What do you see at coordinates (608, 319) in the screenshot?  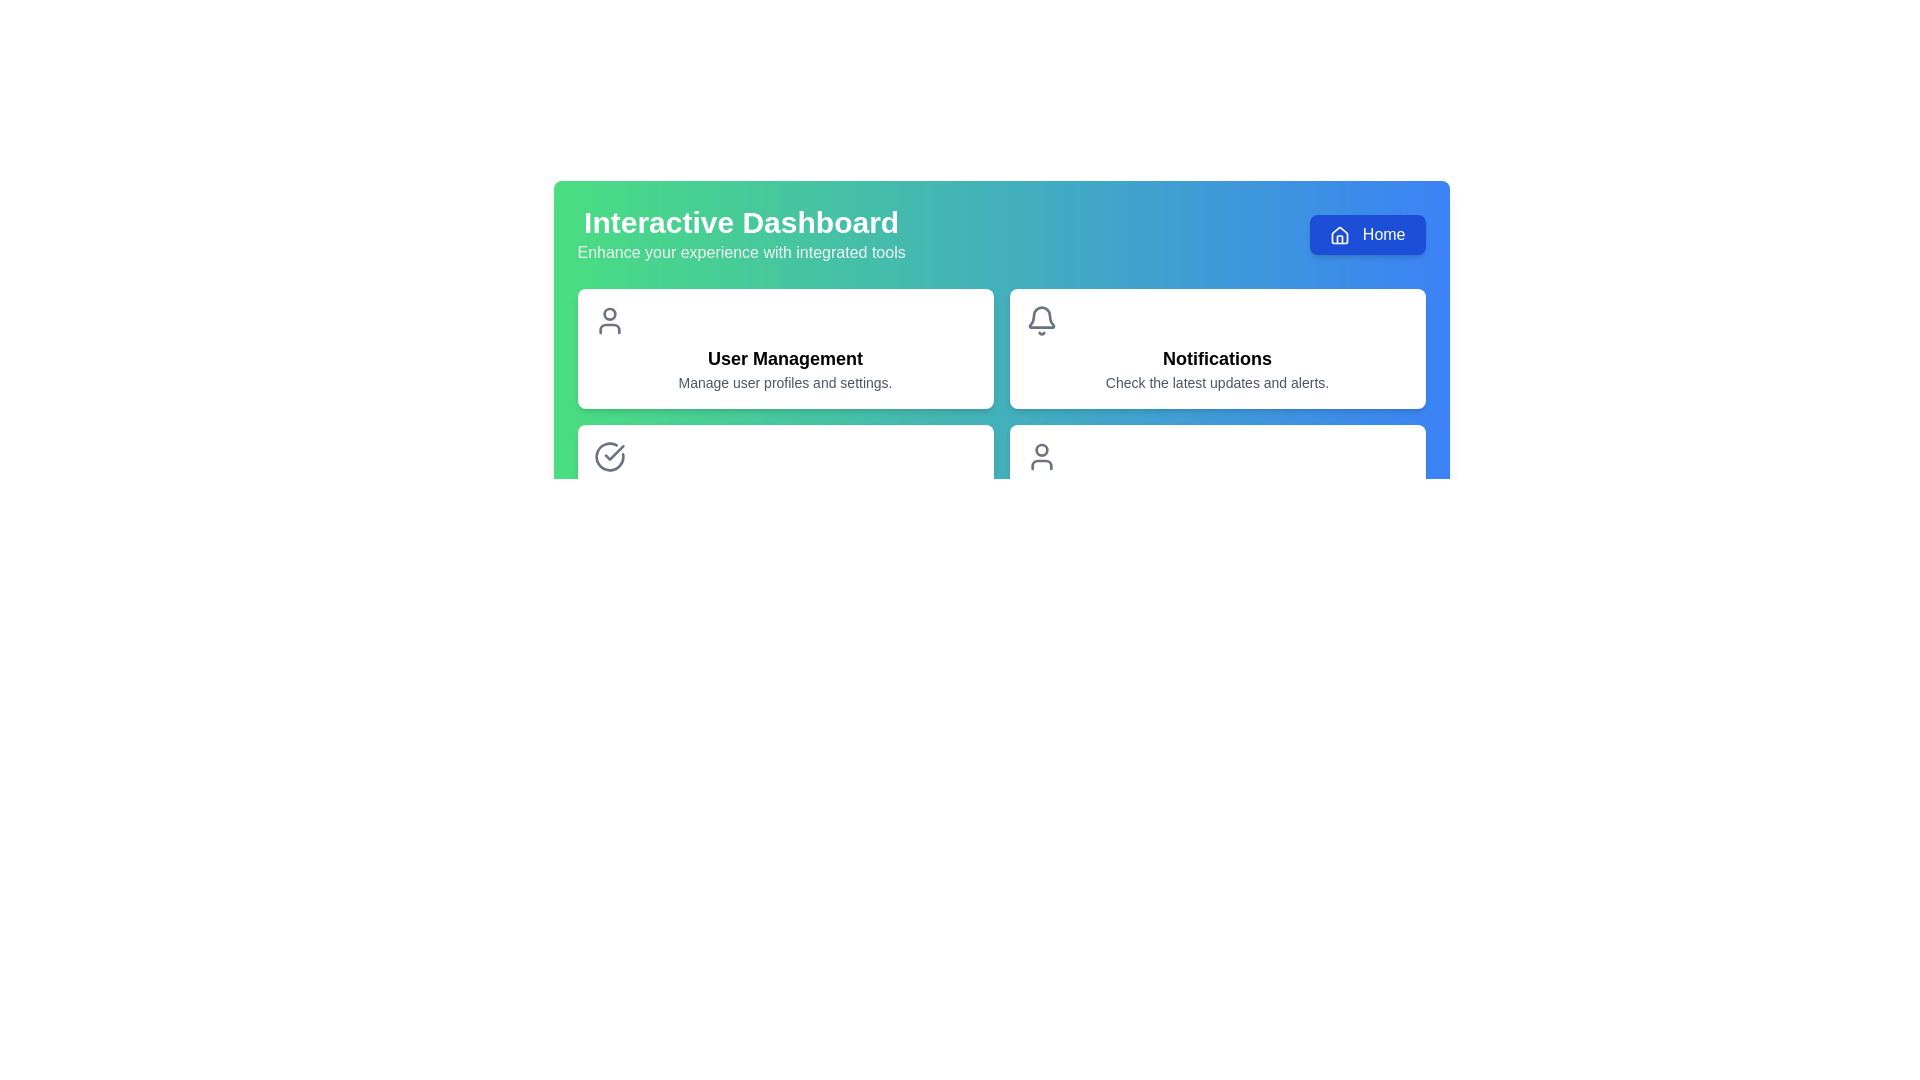 I see `the user icon located in the top-left corner of the 'User Management' card, which consists of a circle for the head and rounded shoulders, outlined in grayscale` at bounding box center [608, 319].